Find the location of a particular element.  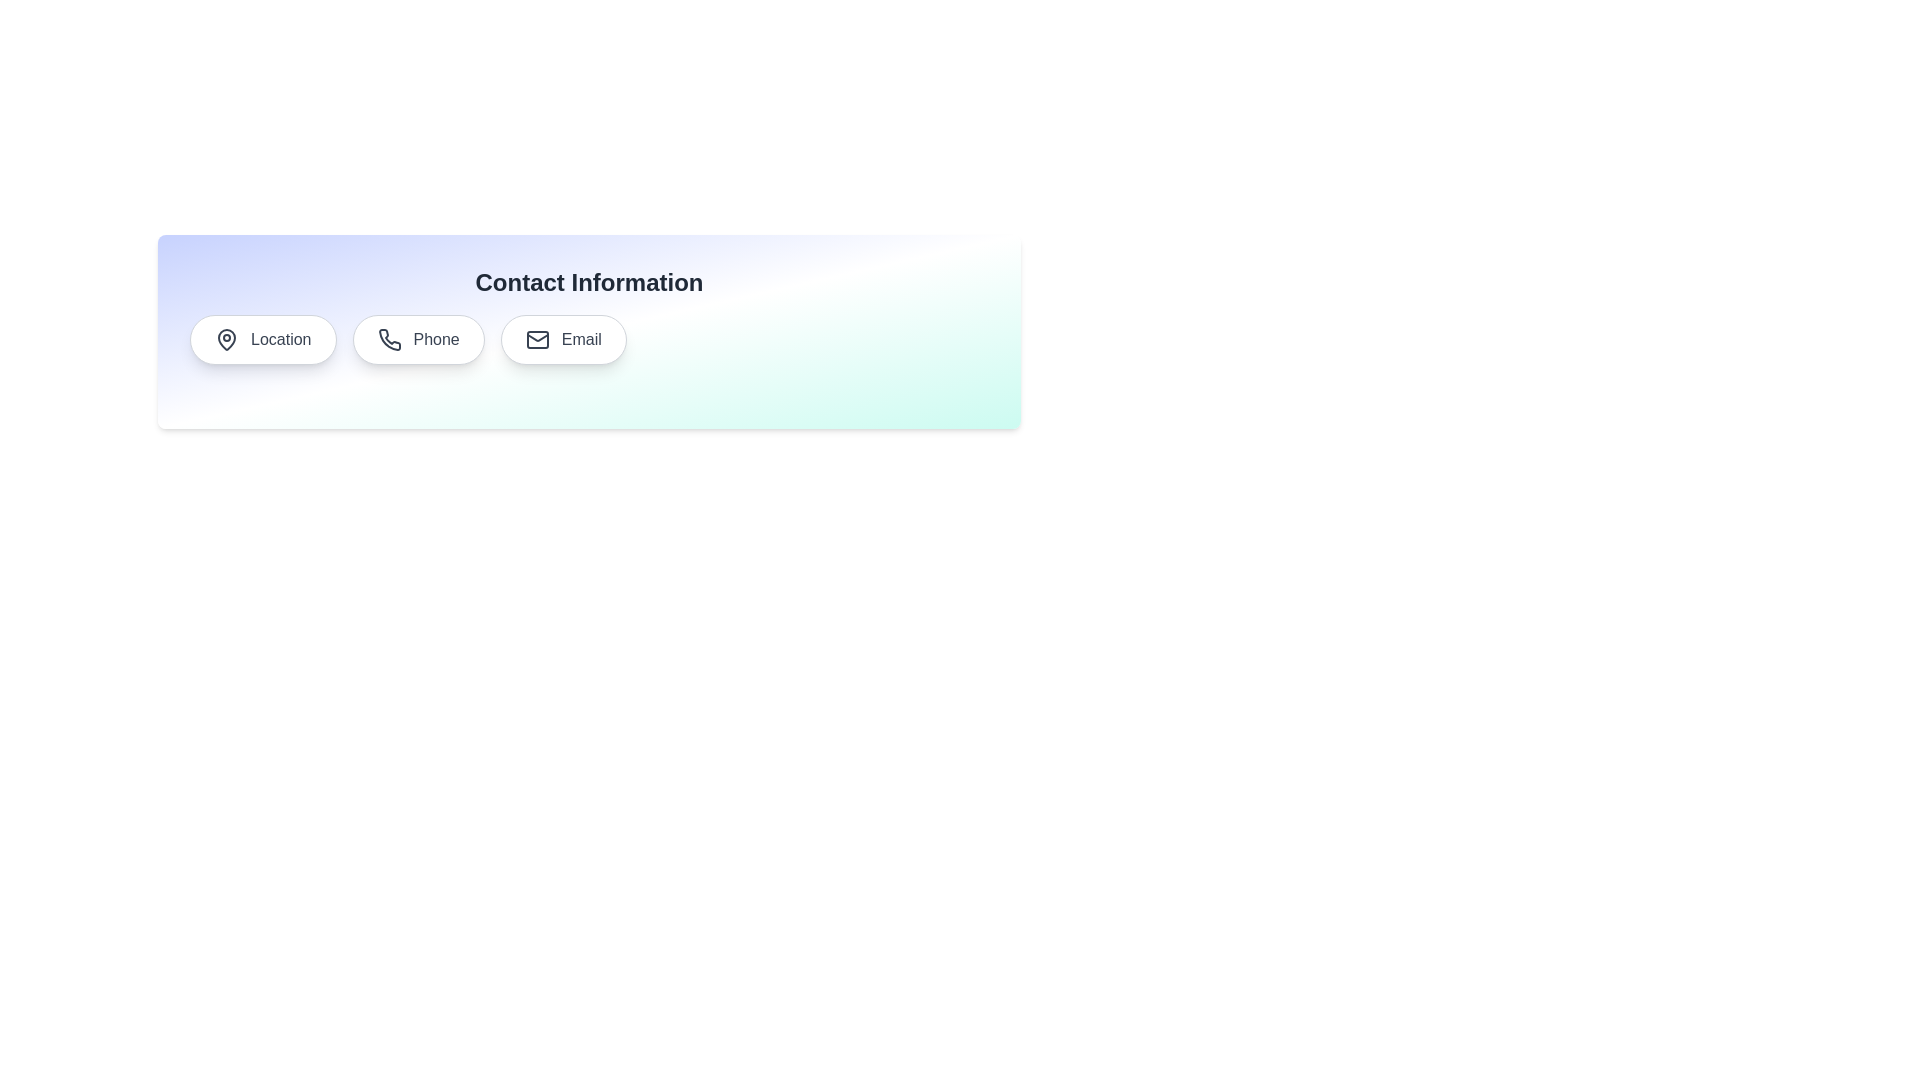

the Email chip to display its details is located at coordinates (562, 338).